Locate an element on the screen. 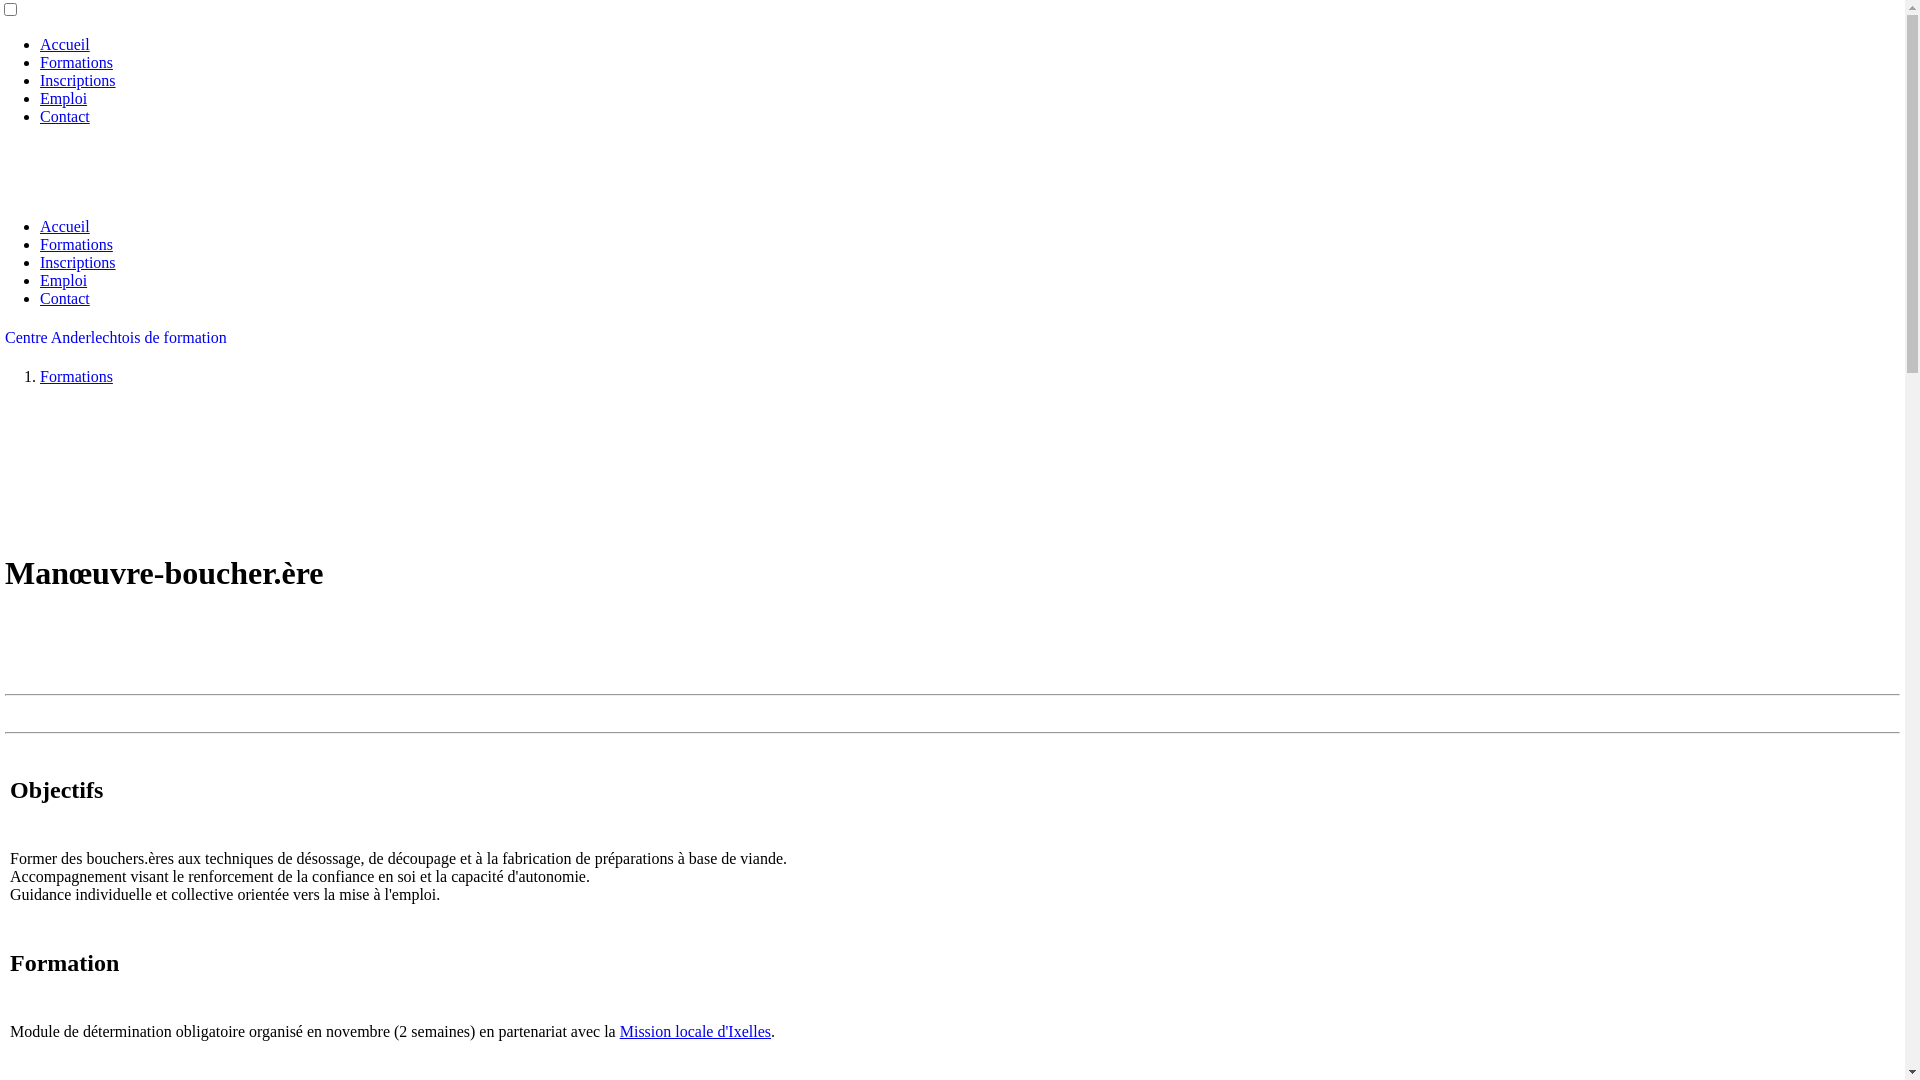 The height and width of the screenshot is (1080, 1920). 'Contact' is located at coordinates (65, 116).